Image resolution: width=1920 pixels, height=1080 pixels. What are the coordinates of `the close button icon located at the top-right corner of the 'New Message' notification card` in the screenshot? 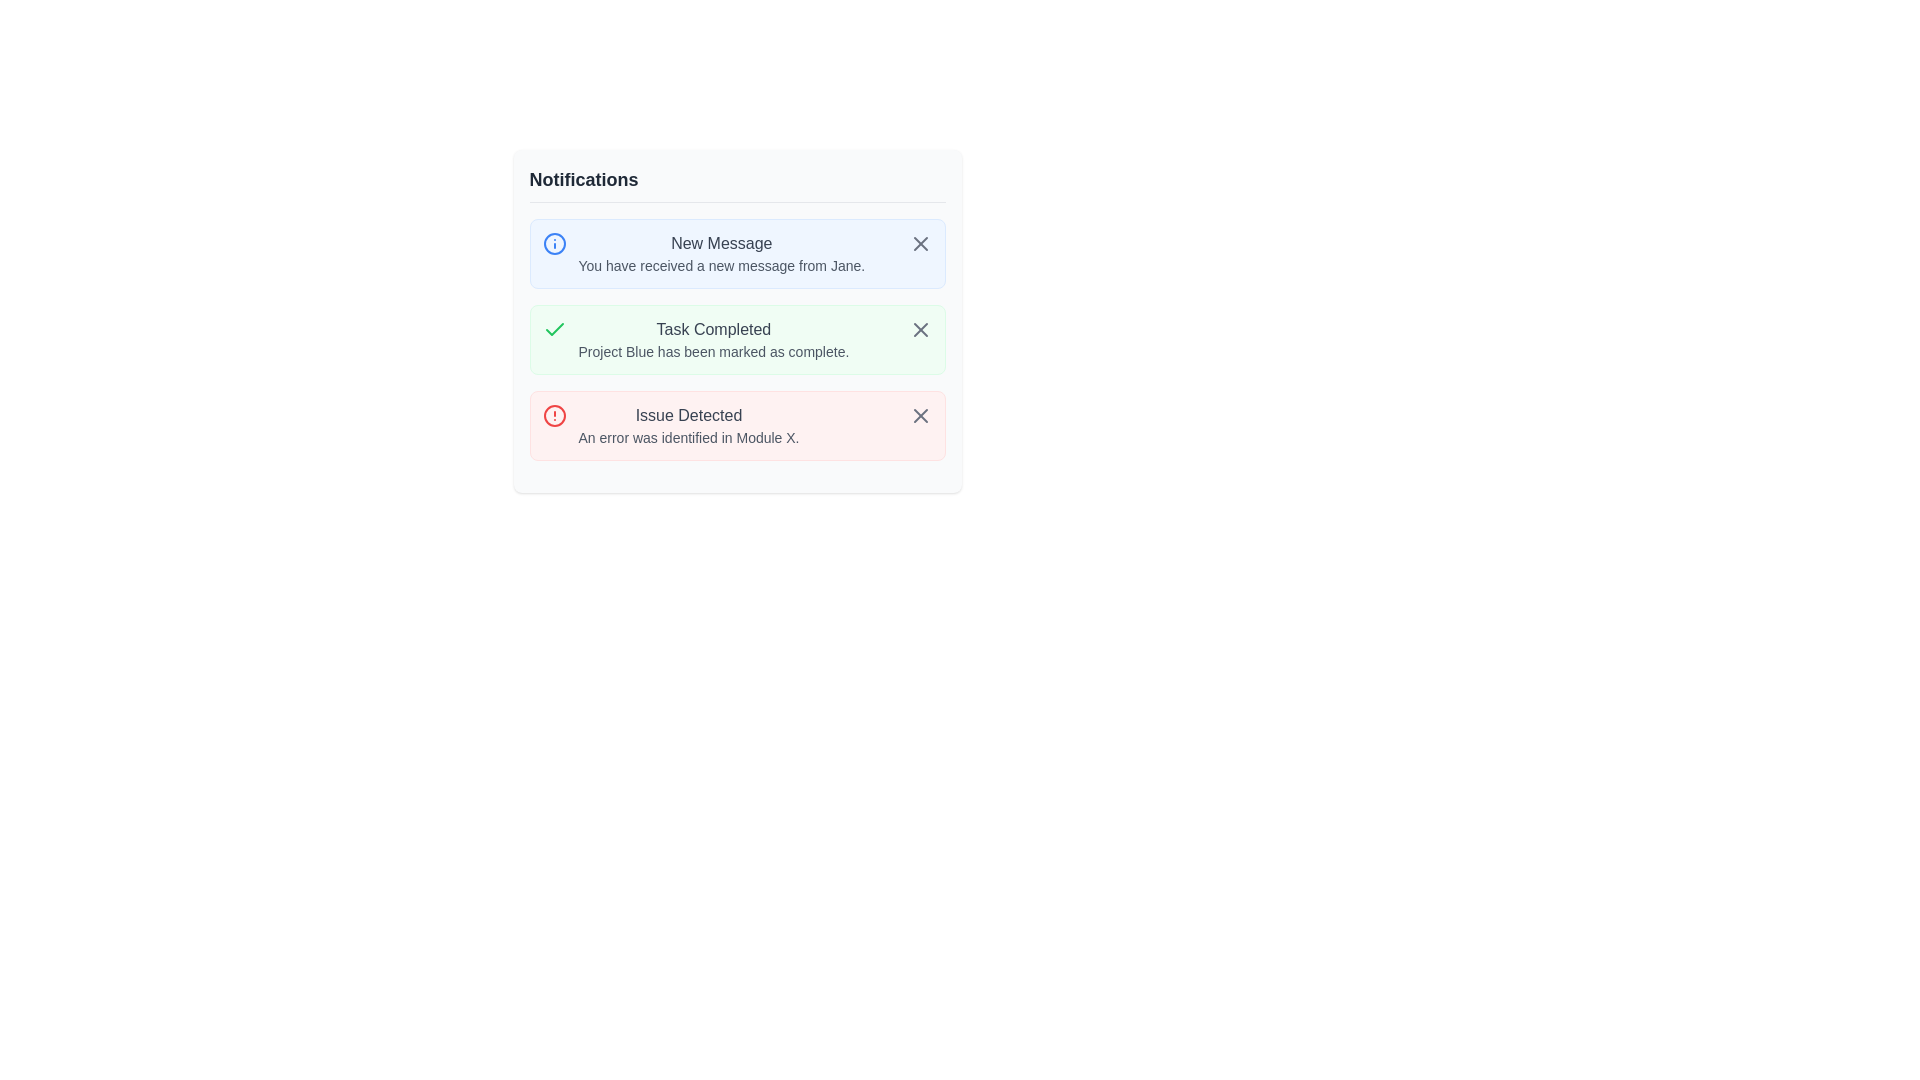 It's located at (919, 242).